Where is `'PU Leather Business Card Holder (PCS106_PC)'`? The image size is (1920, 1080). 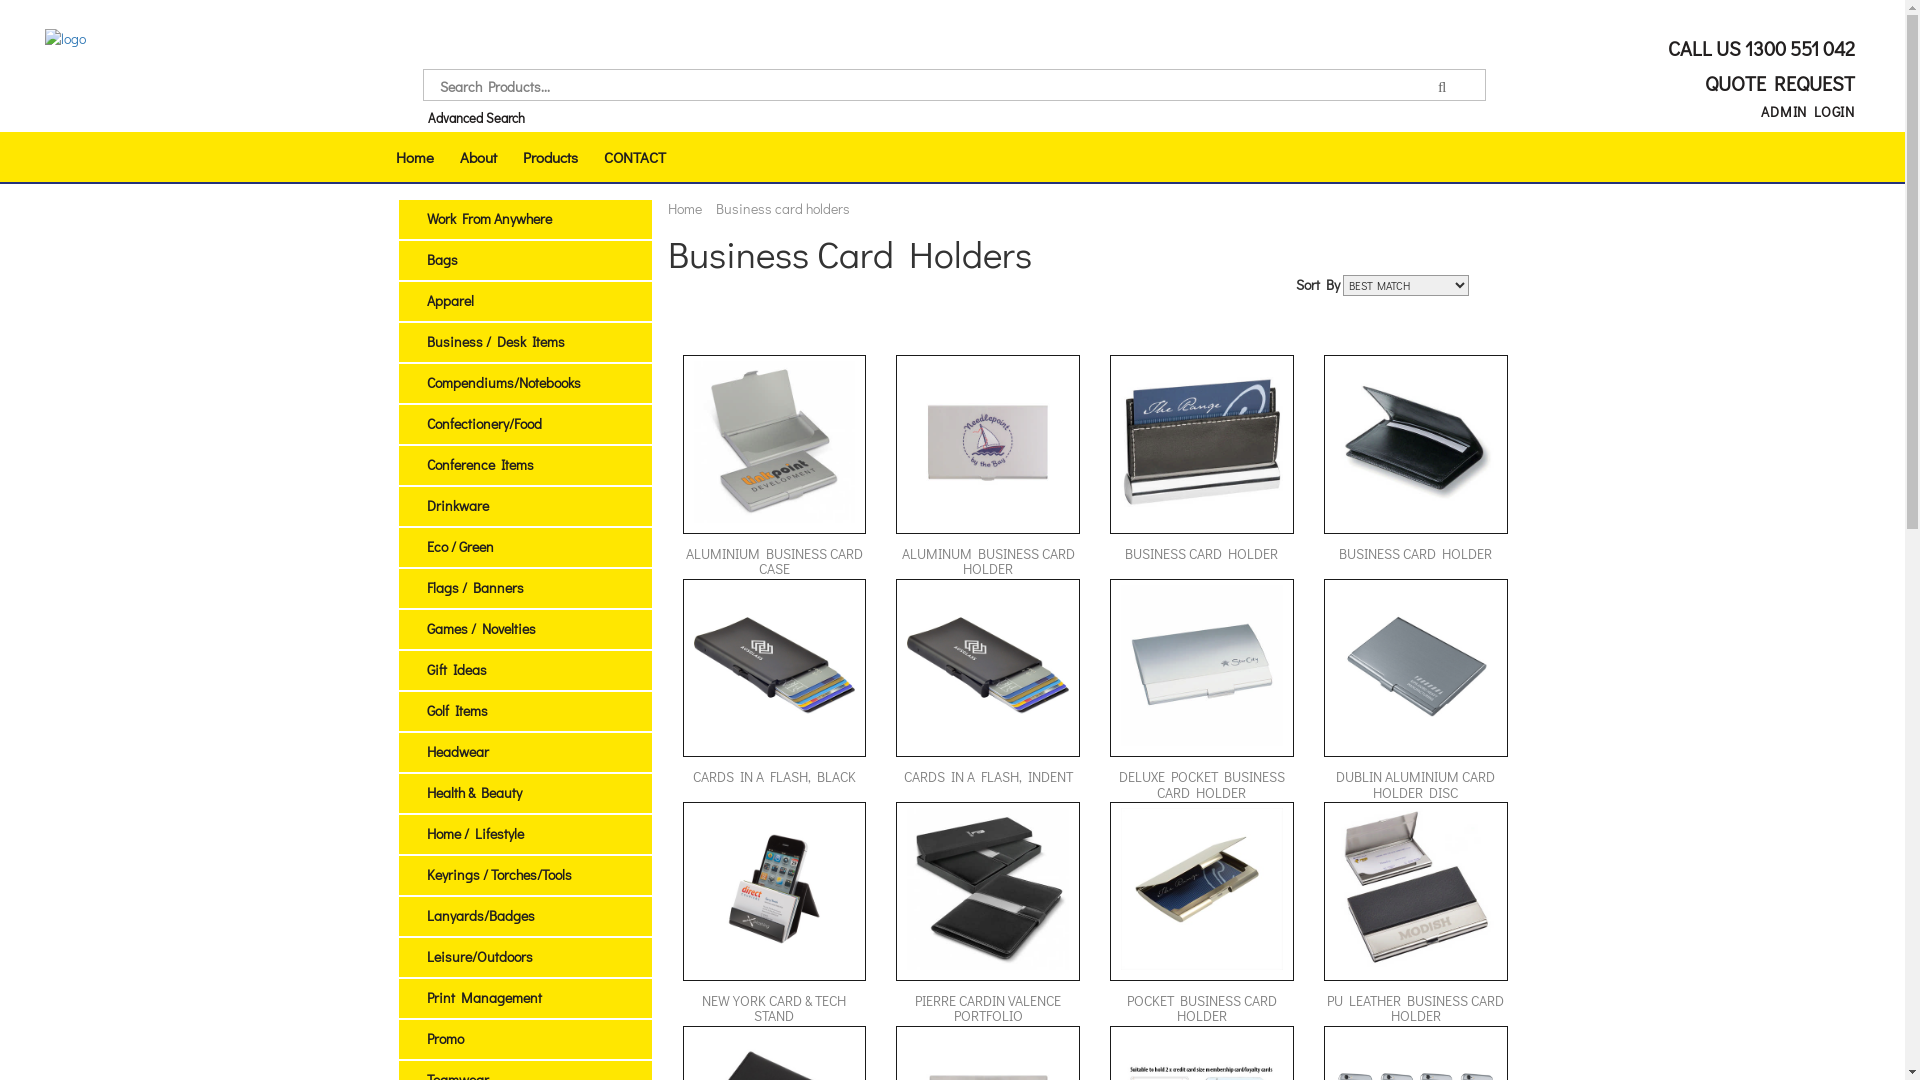 'PU Leather Business Card Holder (PCS106_PC)' is located at coordinates (1415, 887).